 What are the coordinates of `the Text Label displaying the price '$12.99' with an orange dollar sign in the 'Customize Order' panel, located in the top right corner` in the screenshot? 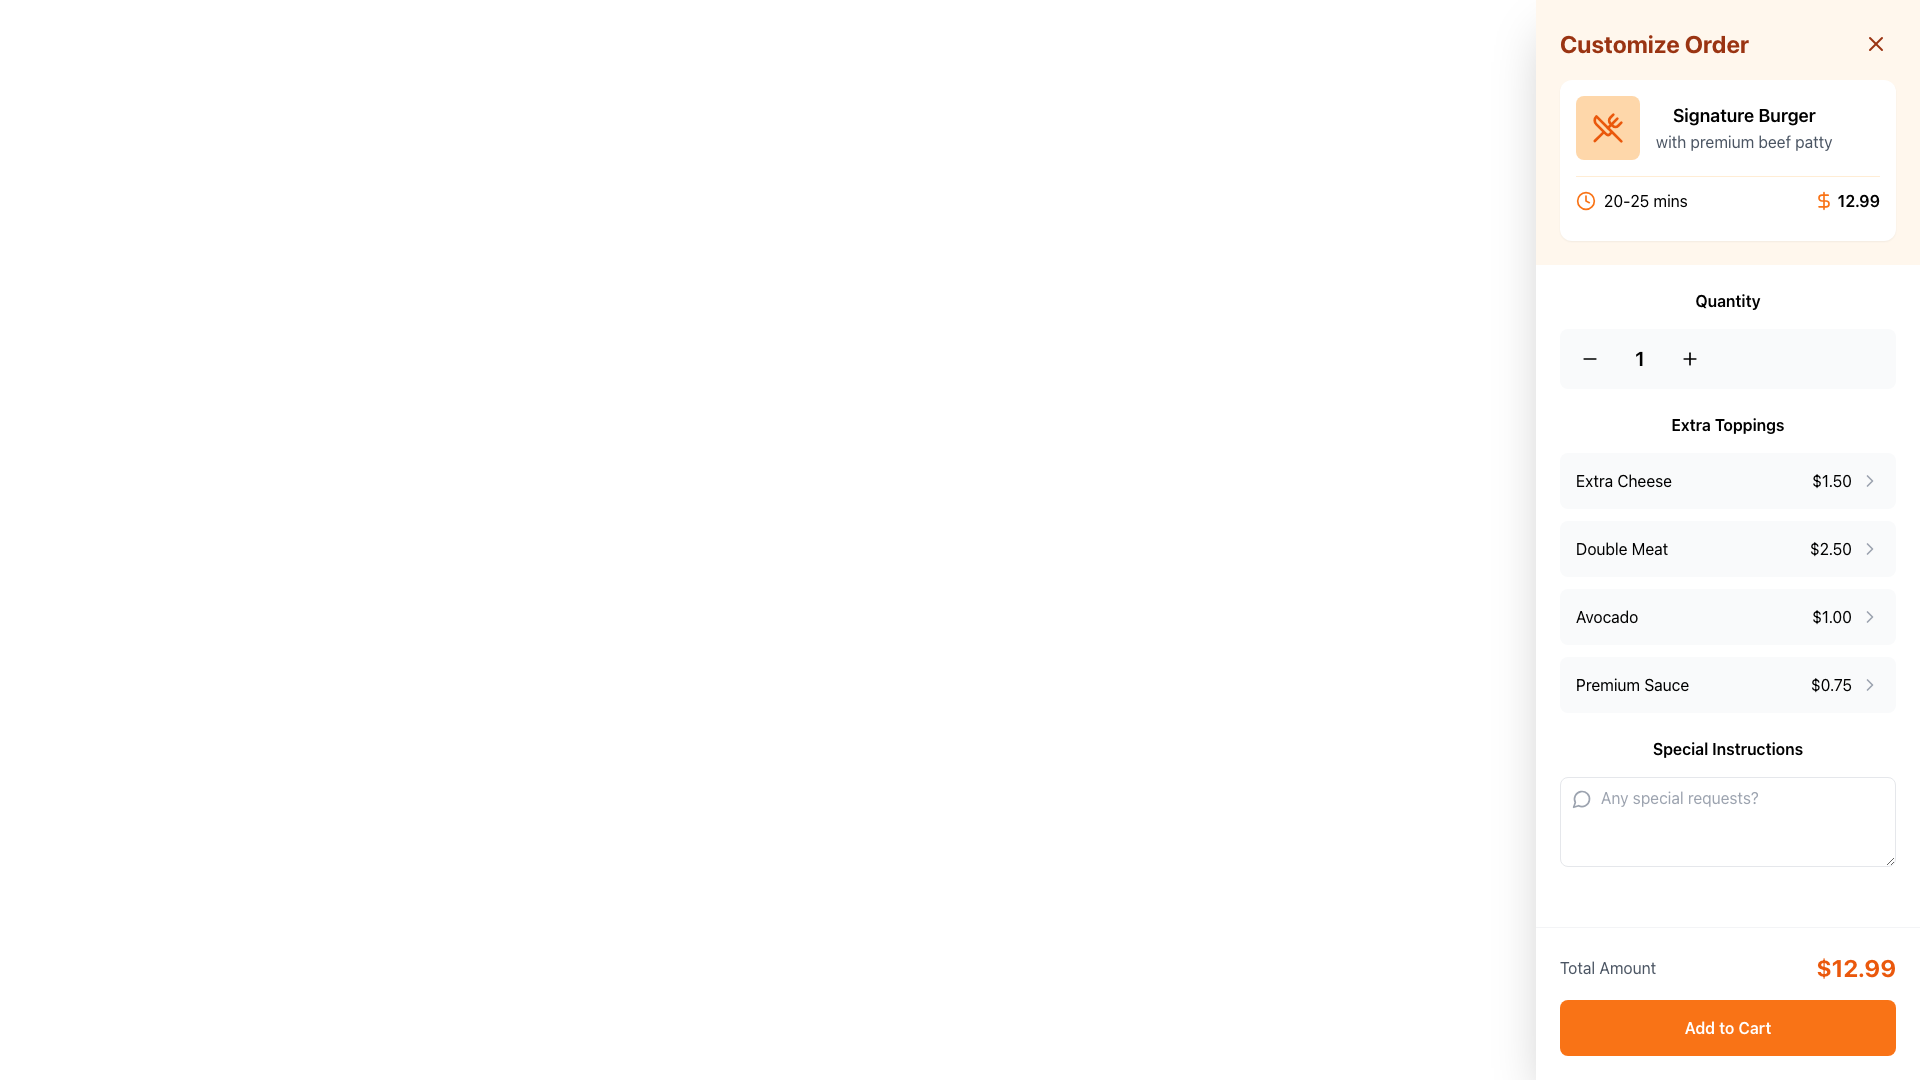 It's located at (1845, 200).